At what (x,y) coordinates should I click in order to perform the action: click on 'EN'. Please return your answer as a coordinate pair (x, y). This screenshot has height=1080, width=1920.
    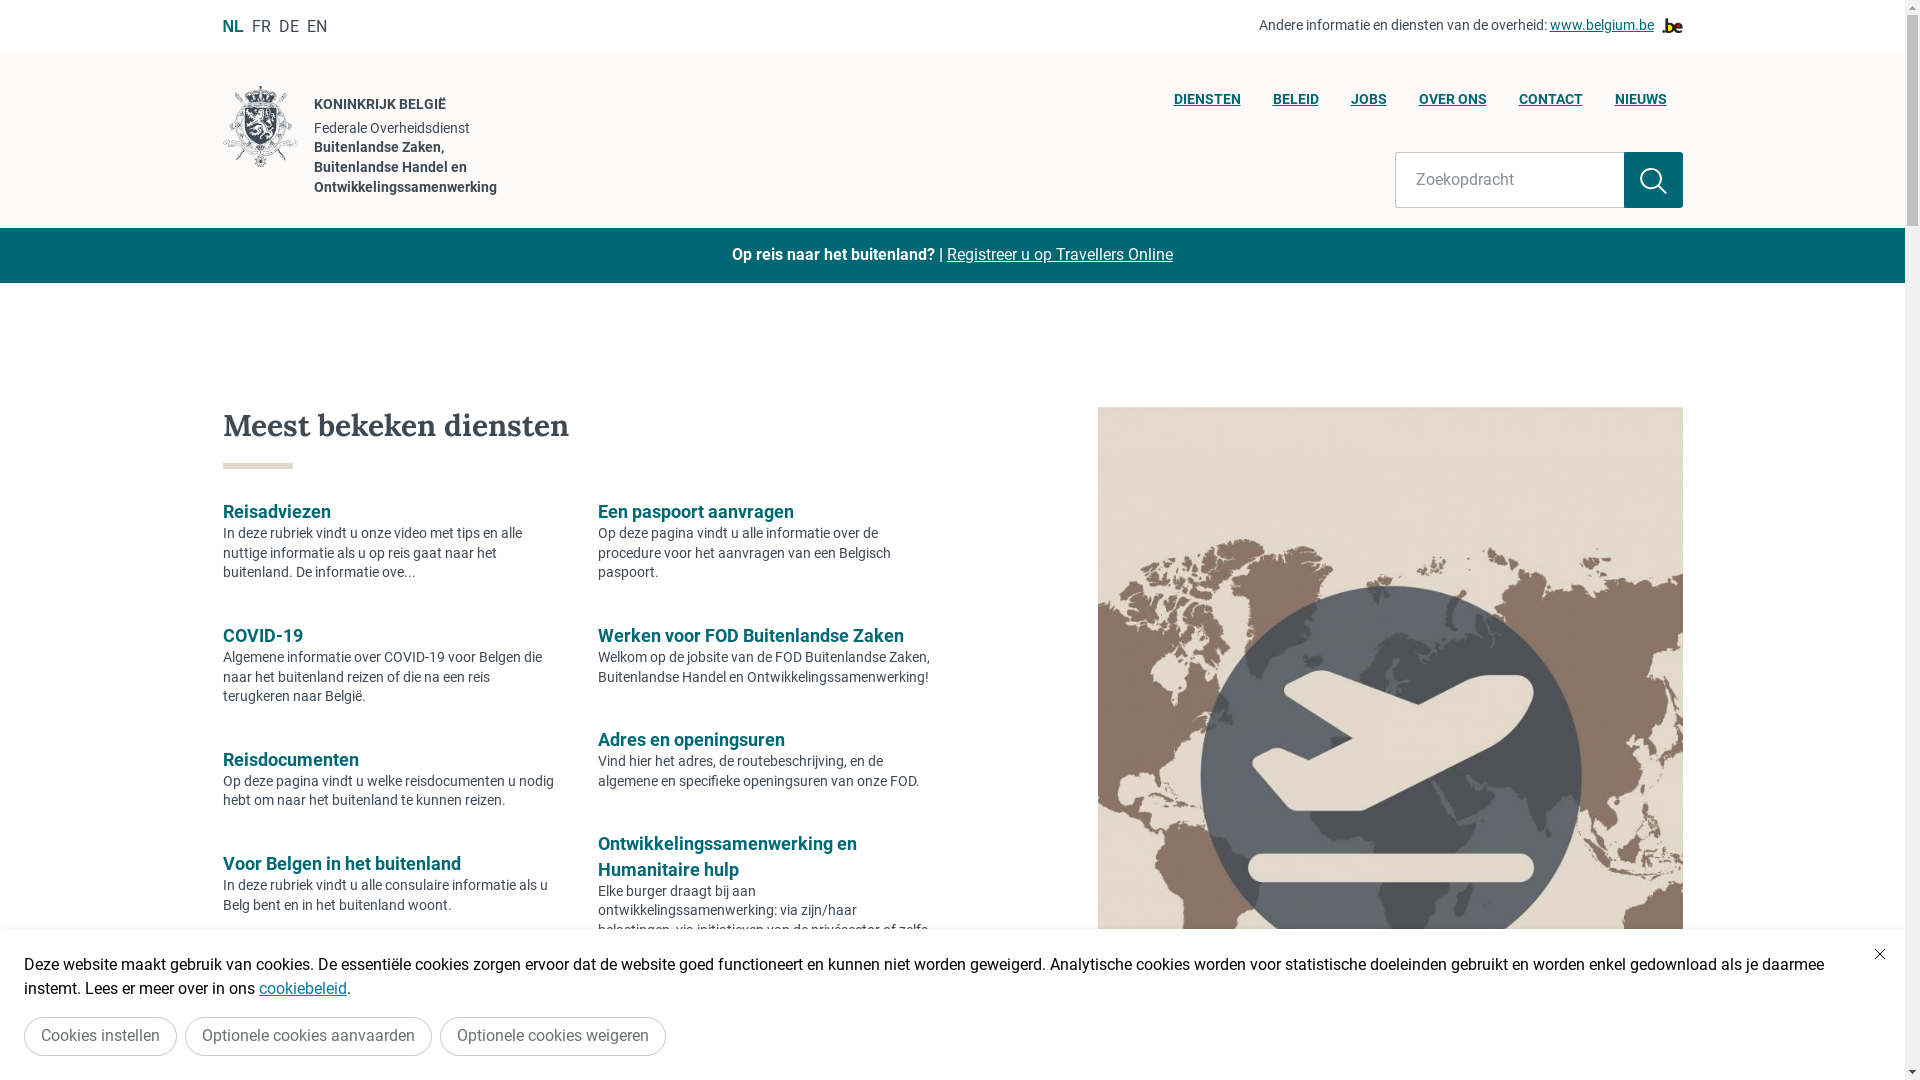
    Looking at the image, I should click on (315, 26).